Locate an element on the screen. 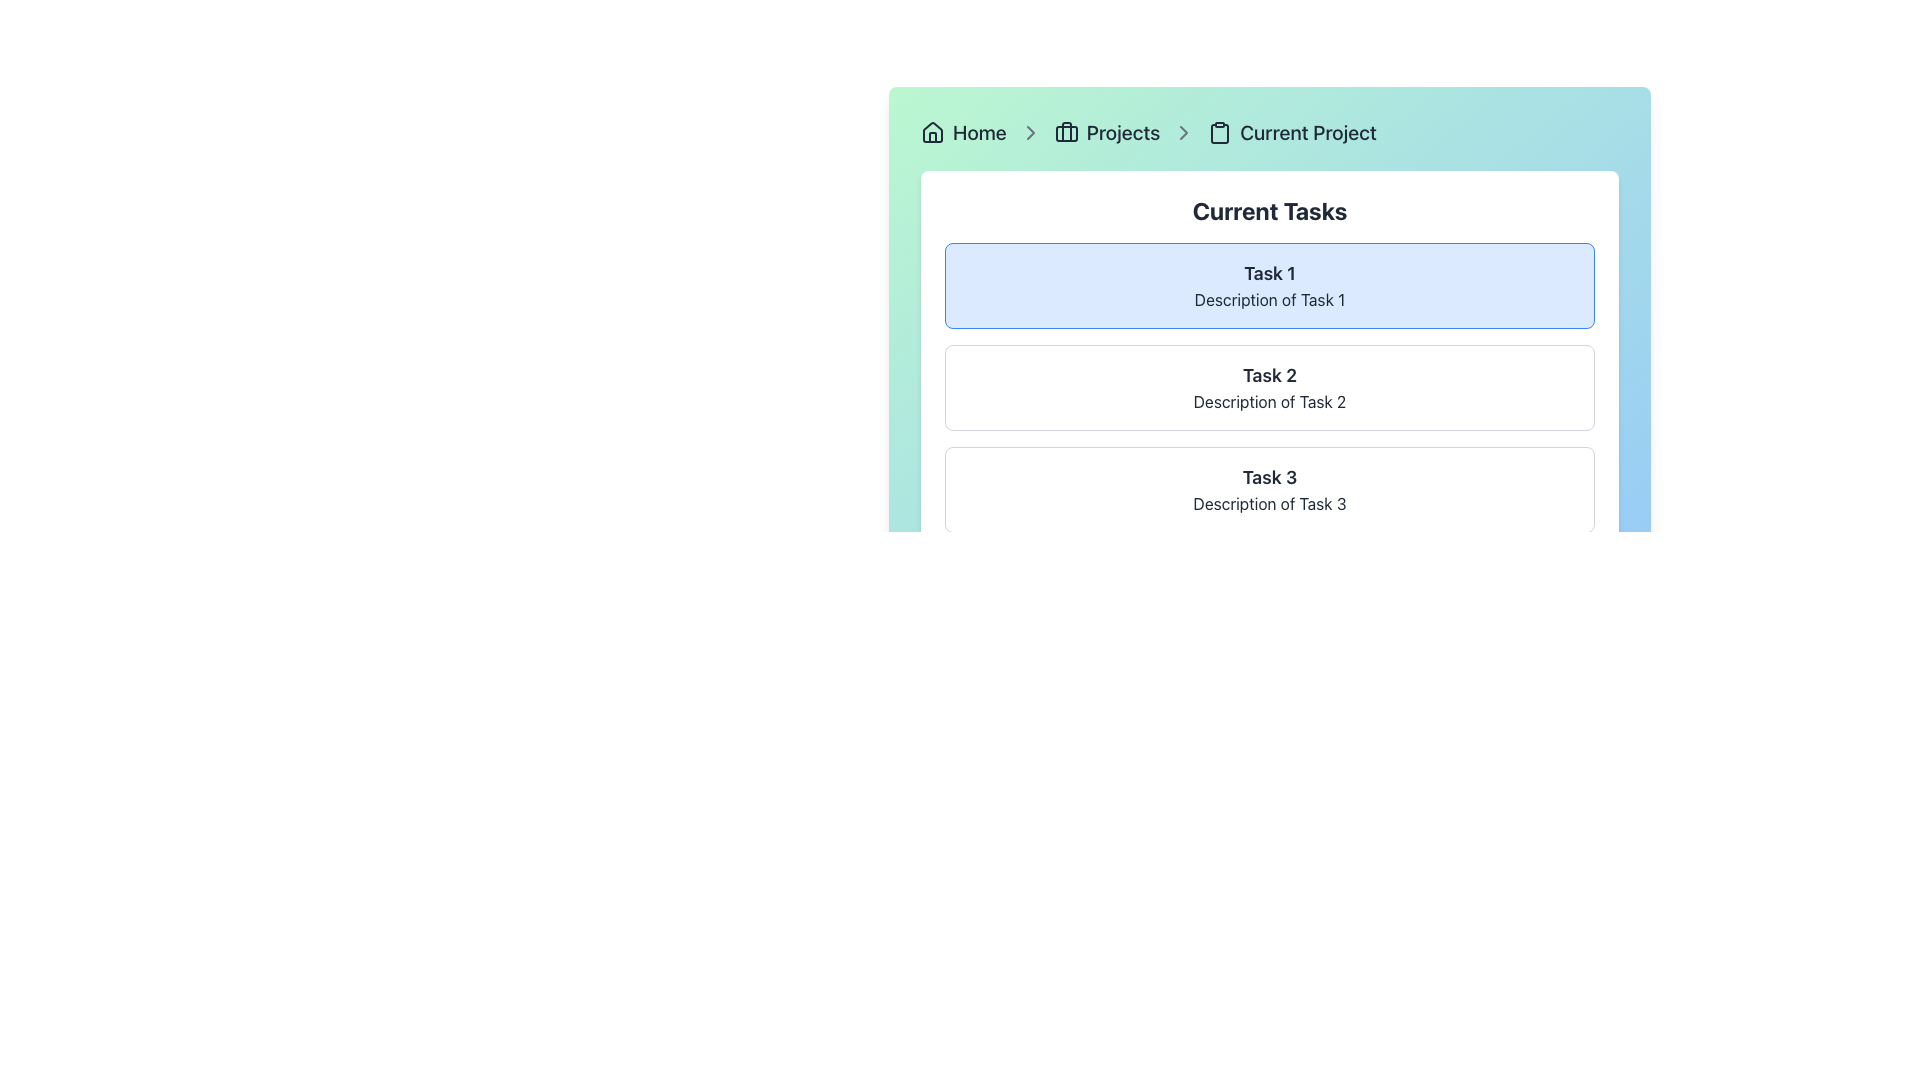 The height and width of the screenshot is (1080, 1920). the chevron icon in the breadcrumb navigation bar, which is gray, thin-stroked, and rounded, positioned between the 'Projects' and 'Current Project' text is located at coordinates (1184, 132).